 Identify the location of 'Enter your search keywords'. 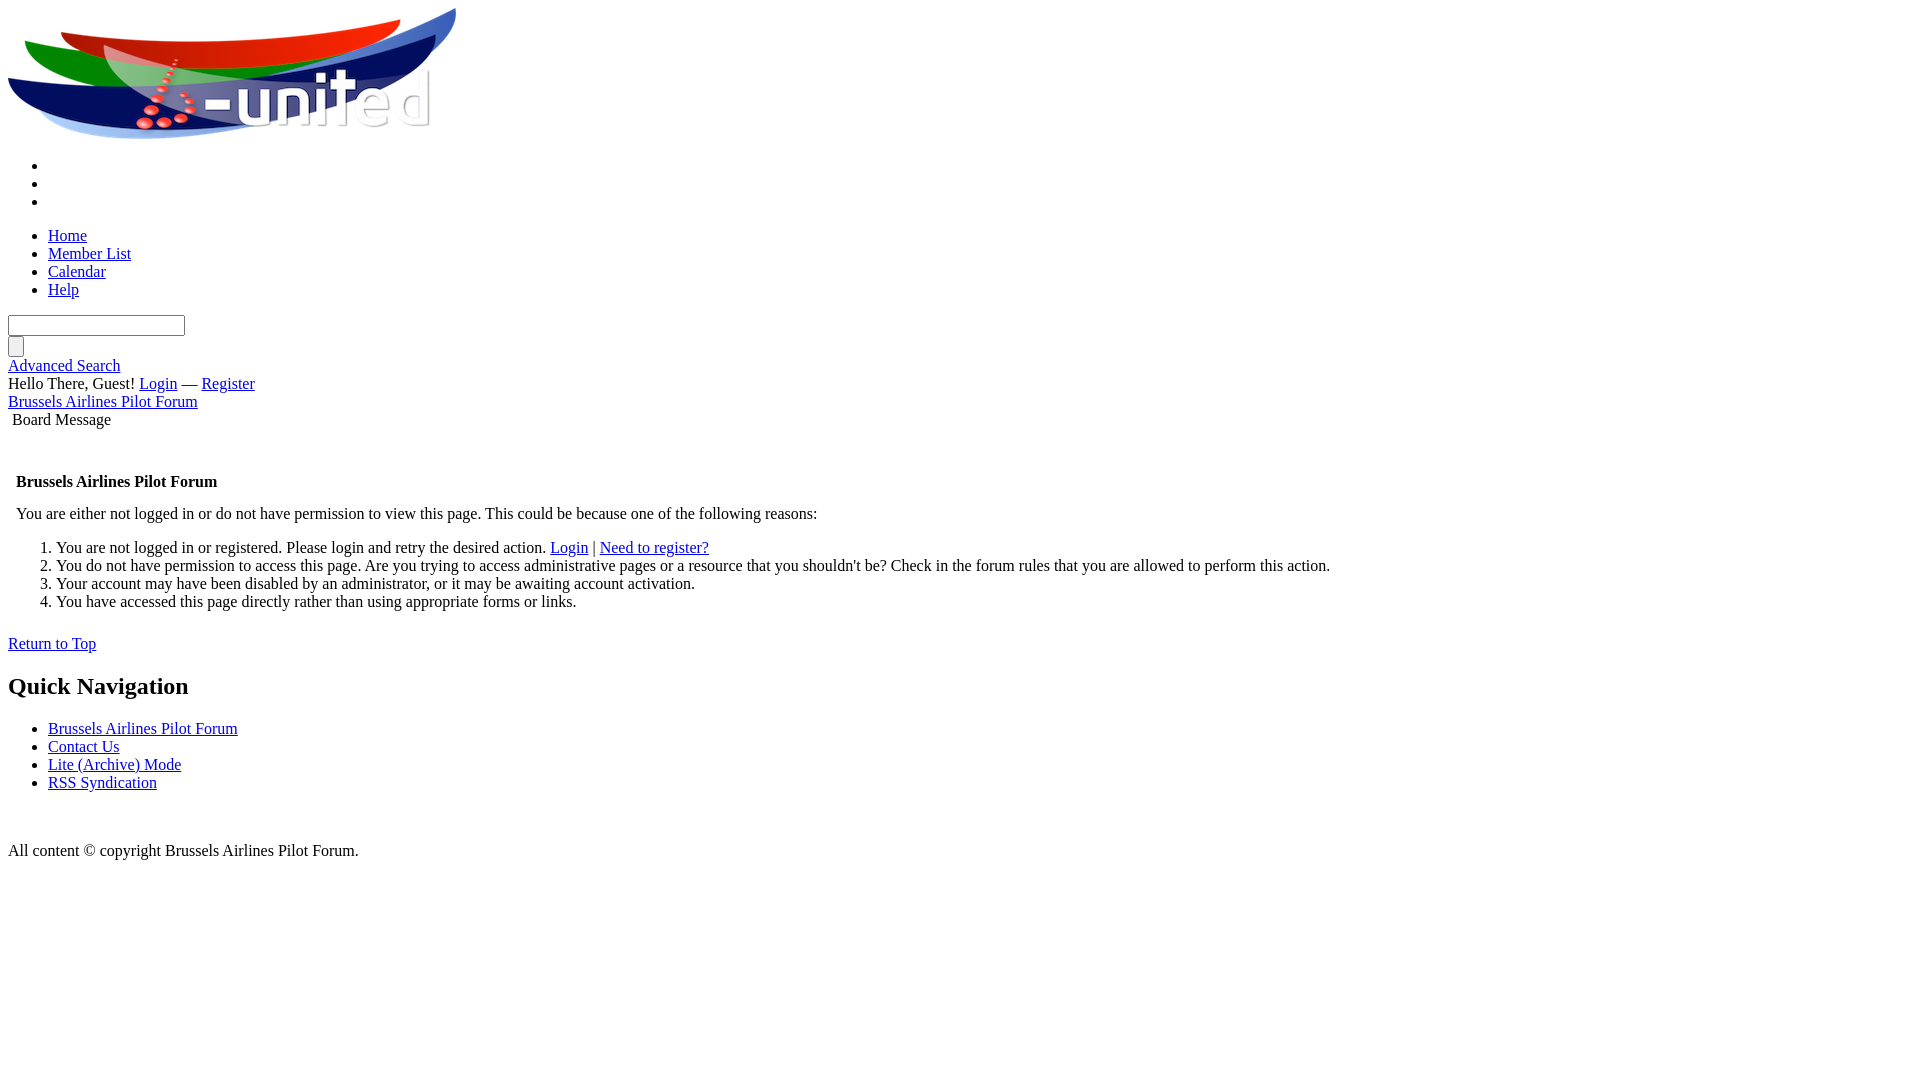
(95, 324).